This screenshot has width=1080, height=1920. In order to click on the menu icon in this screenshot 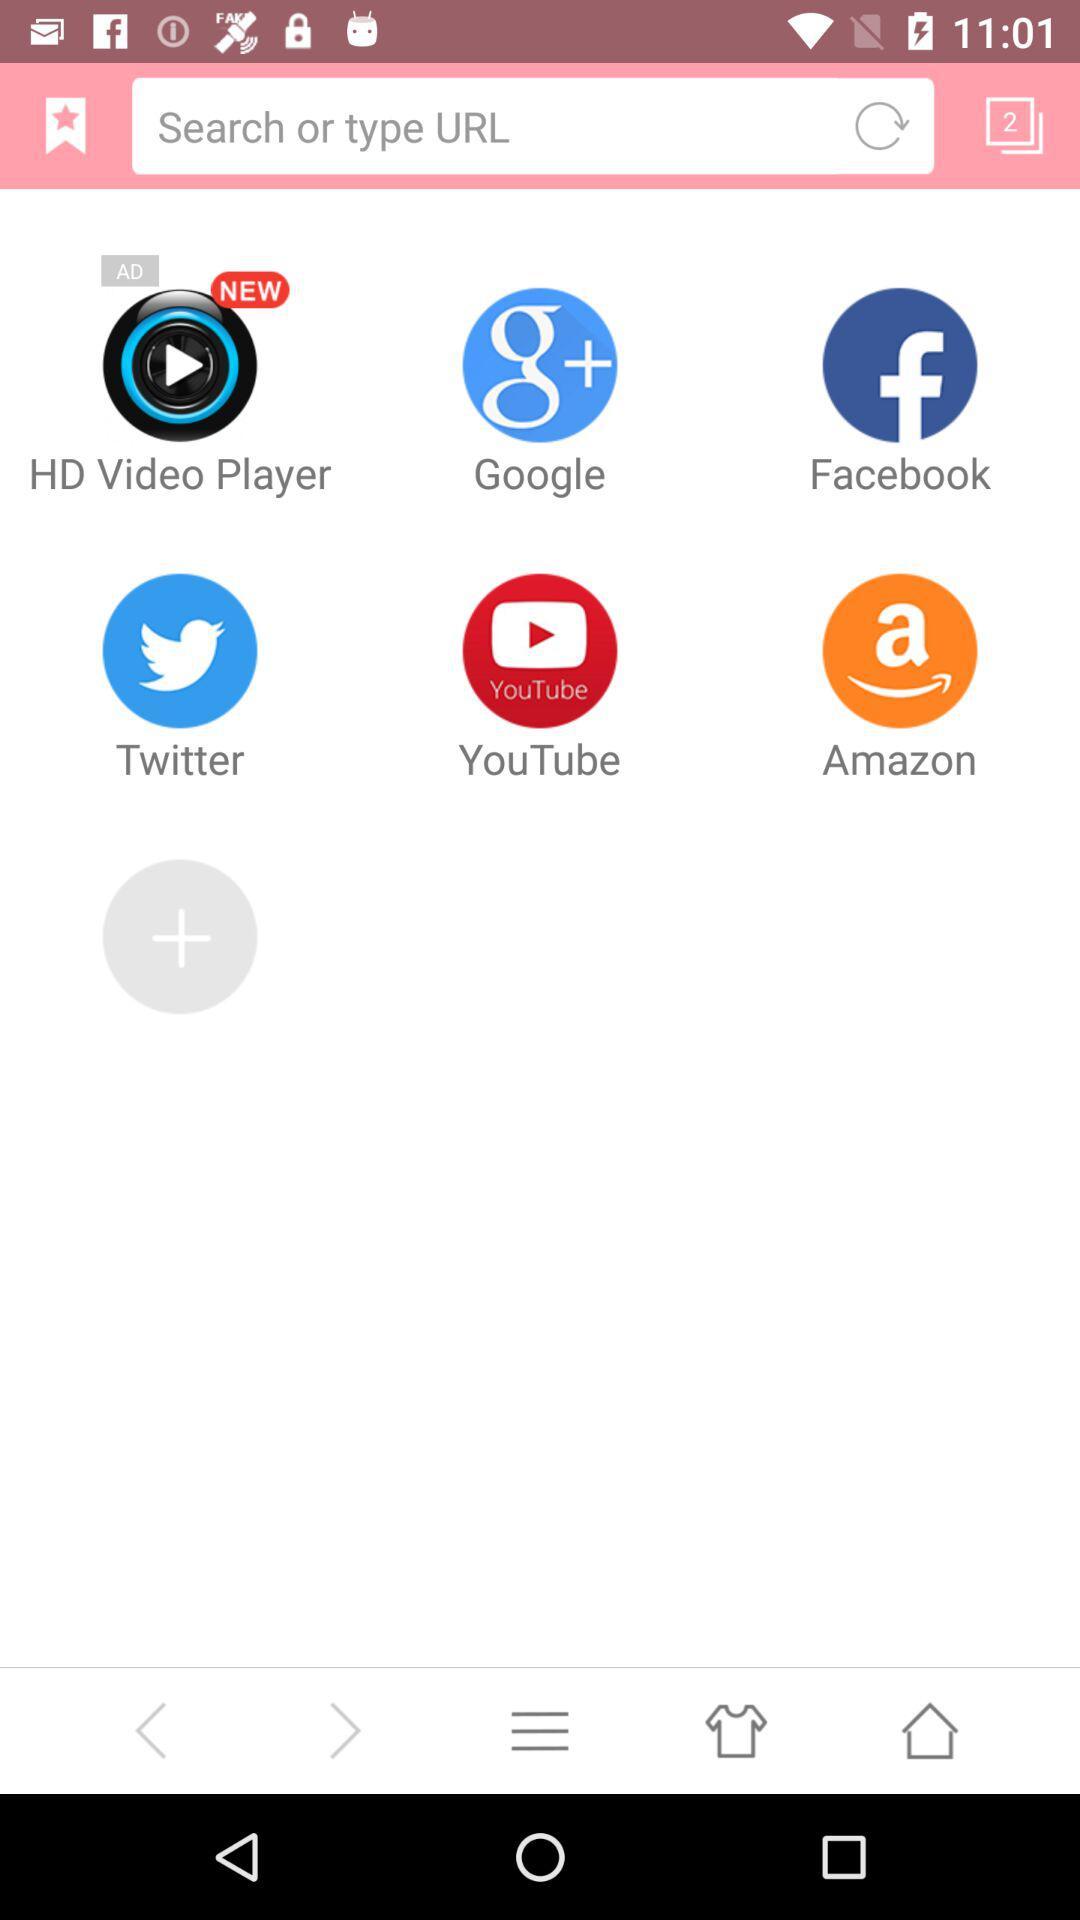, I will do `click(540, 1851)`.